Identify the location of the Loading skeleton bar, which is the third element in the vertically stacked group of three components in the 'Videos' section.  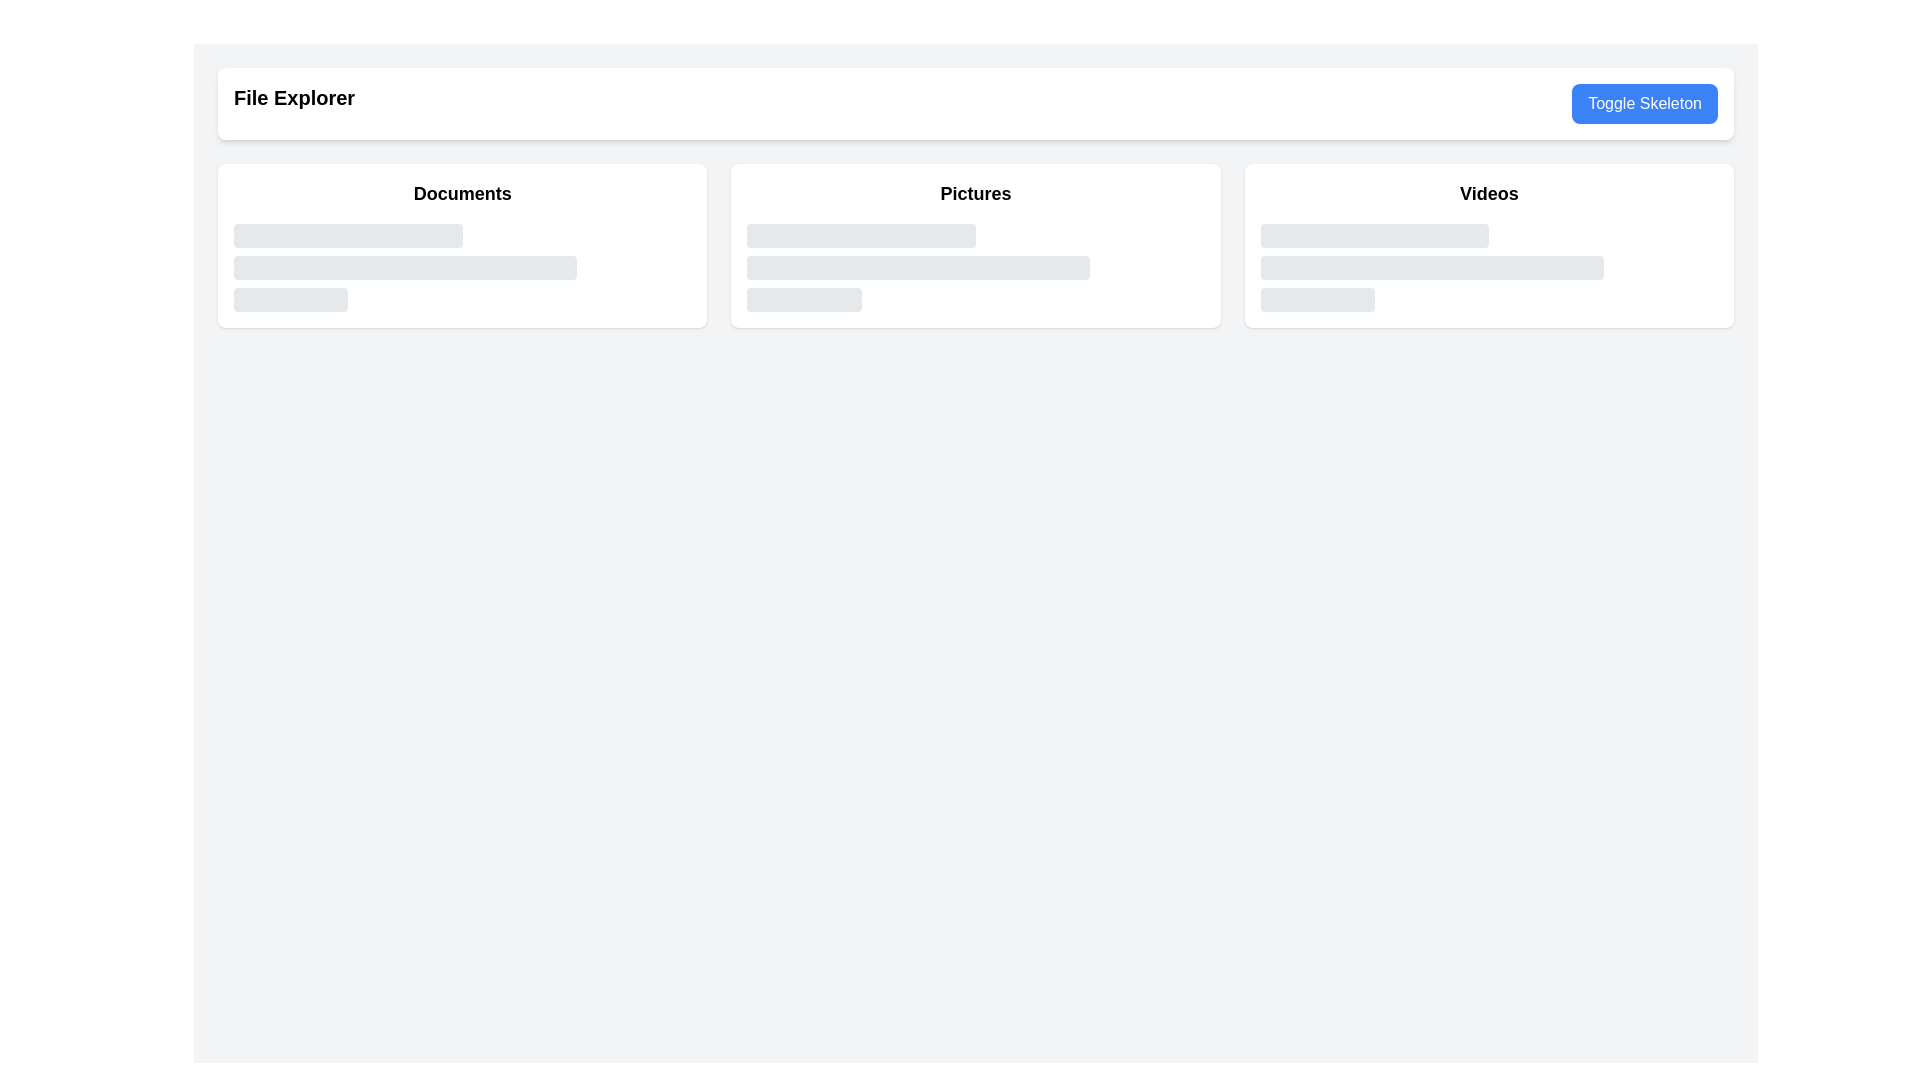
(1317, 300).